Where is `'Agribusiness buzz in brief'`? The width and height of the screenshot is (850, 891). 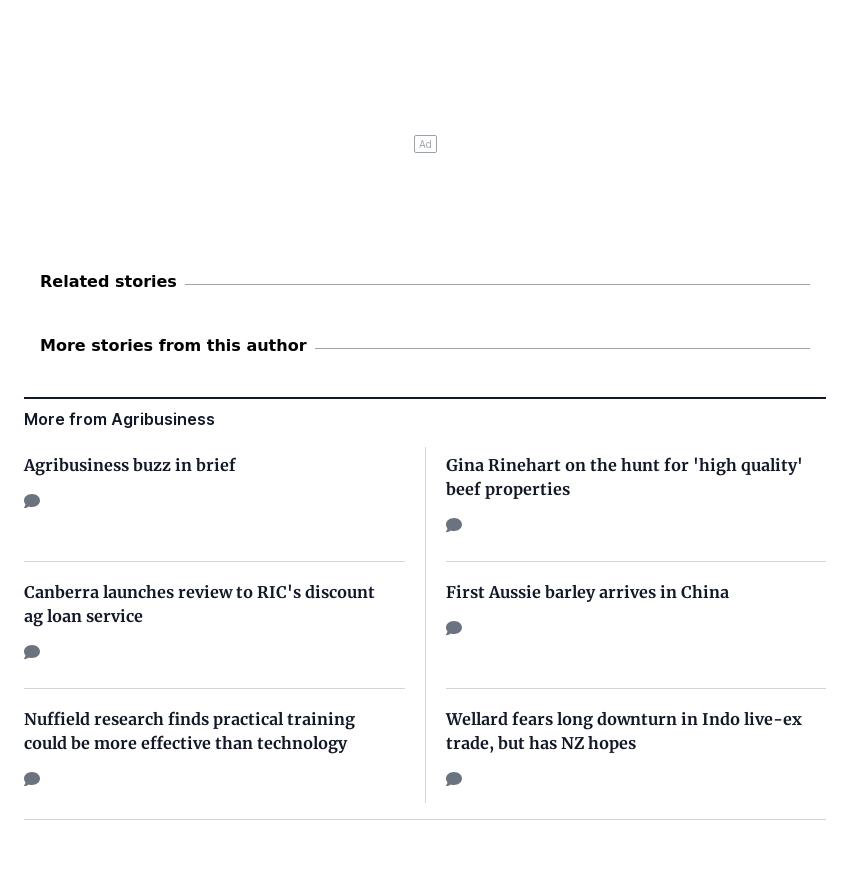
'Agribusiness buzz in brief' is located at coordinates (22, 463).